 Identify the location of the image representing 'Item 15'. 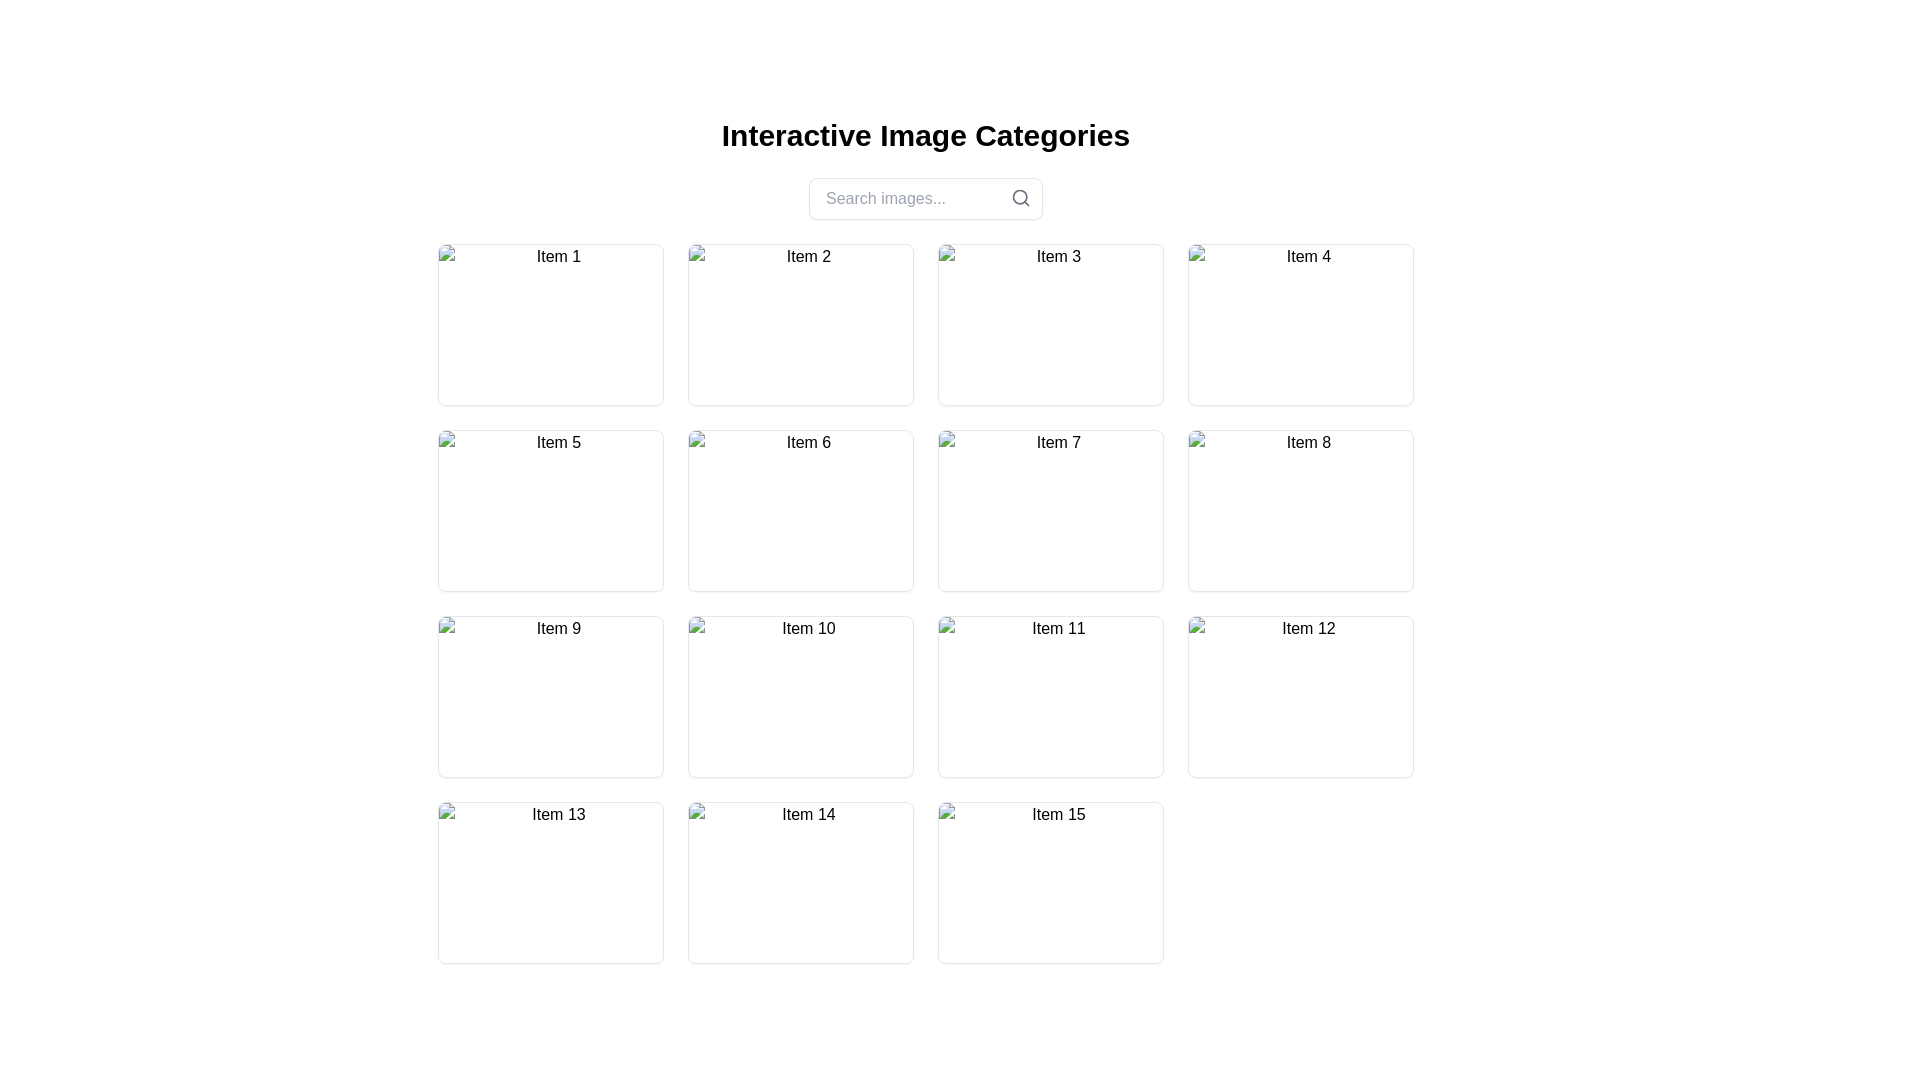
(1050, 882).